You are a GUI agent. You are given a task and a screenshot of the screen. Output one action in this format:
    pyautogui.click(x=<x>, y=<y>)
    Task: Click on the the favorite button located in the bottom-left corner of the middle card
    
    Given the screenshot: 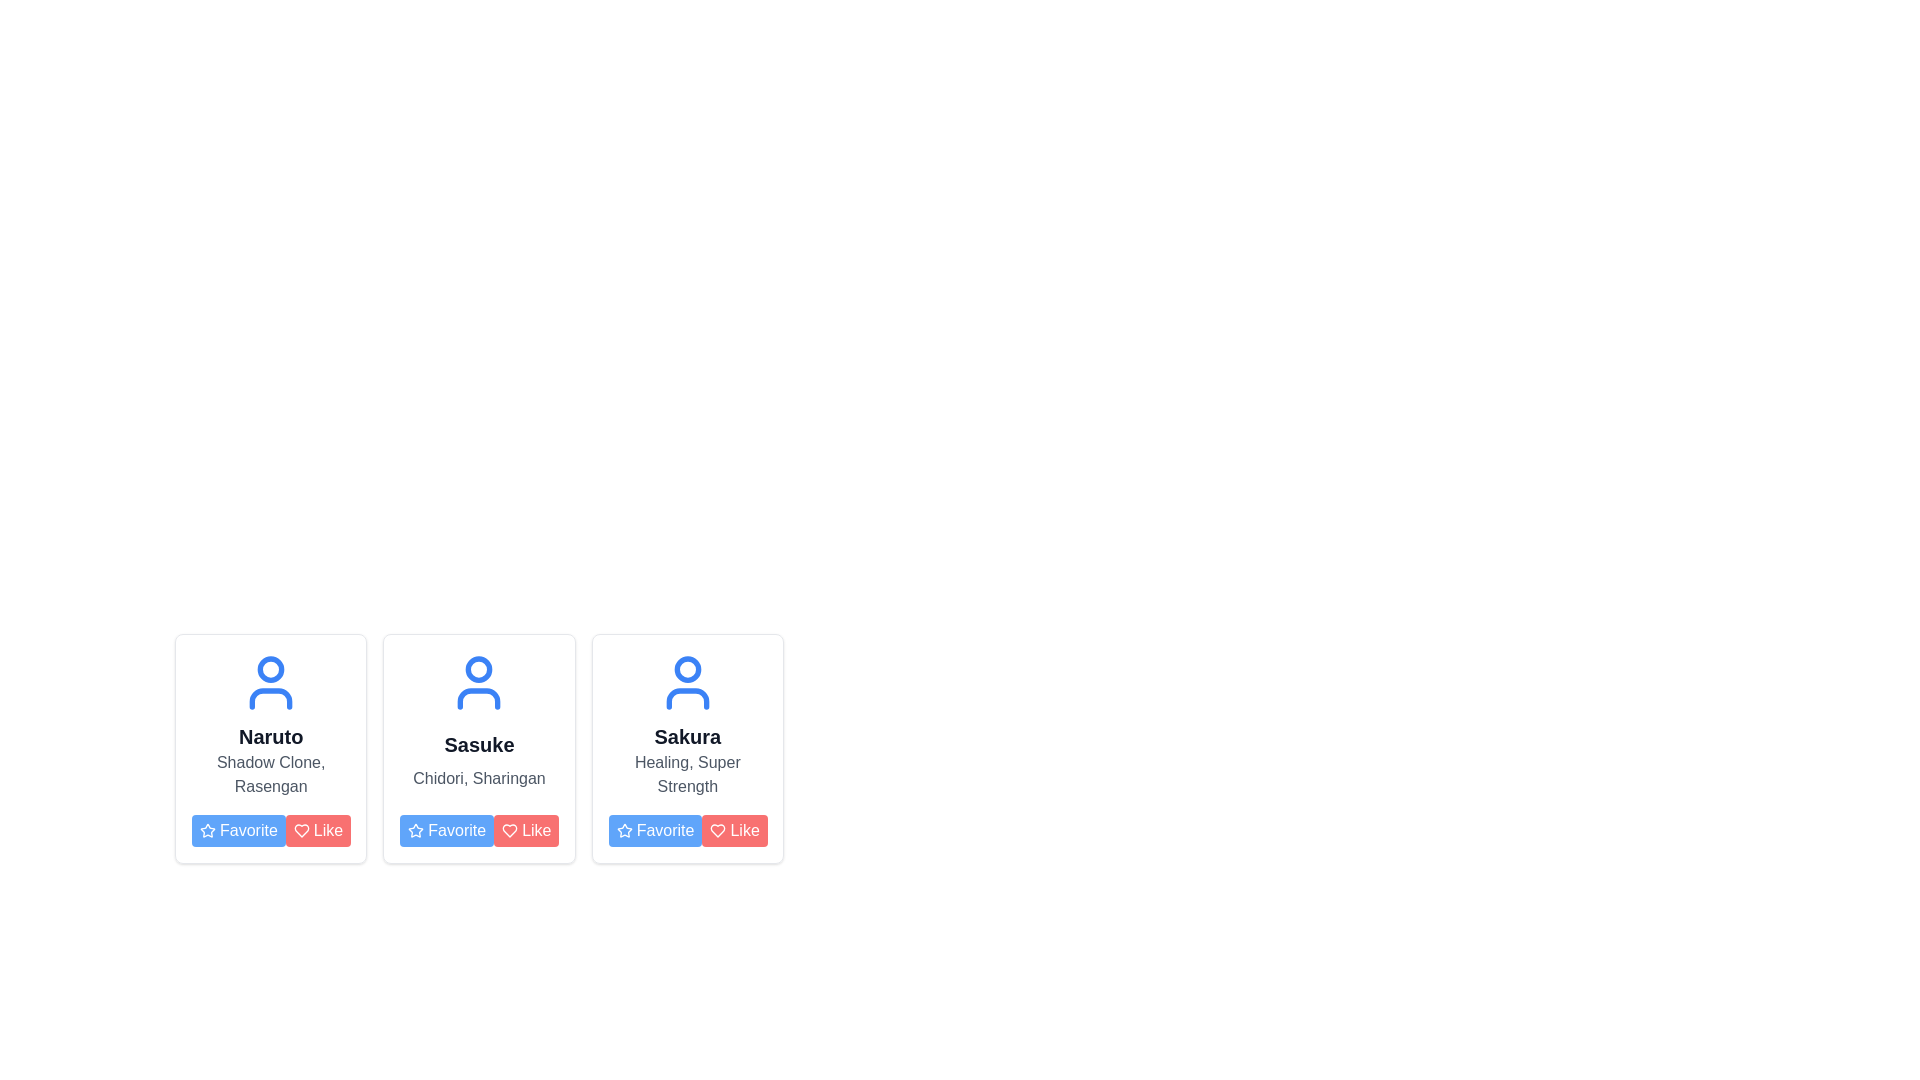 What is the action you would take?
    pyautogui.click(x=446, y=830)
    